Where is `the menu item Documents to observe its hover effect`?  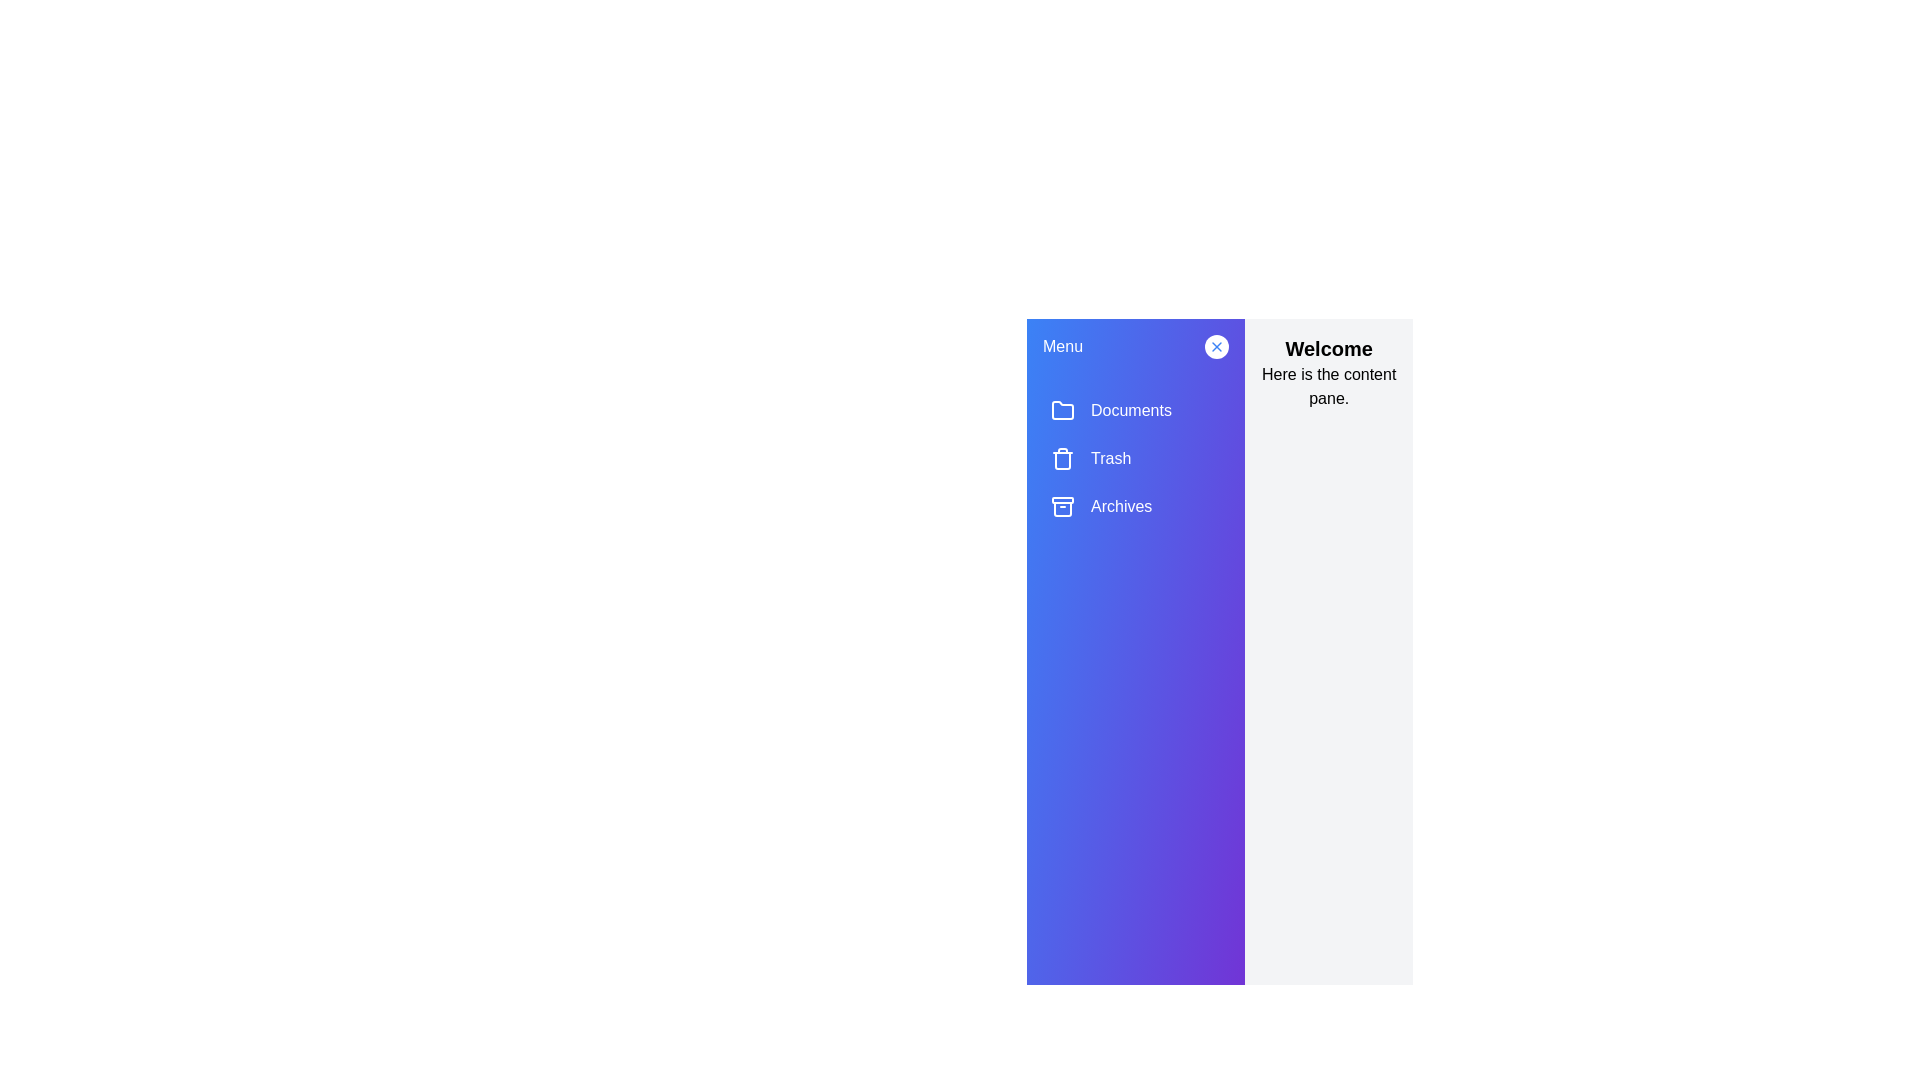 the menu item Documents to observe its hover effect is located at coordinates (1136, 410).